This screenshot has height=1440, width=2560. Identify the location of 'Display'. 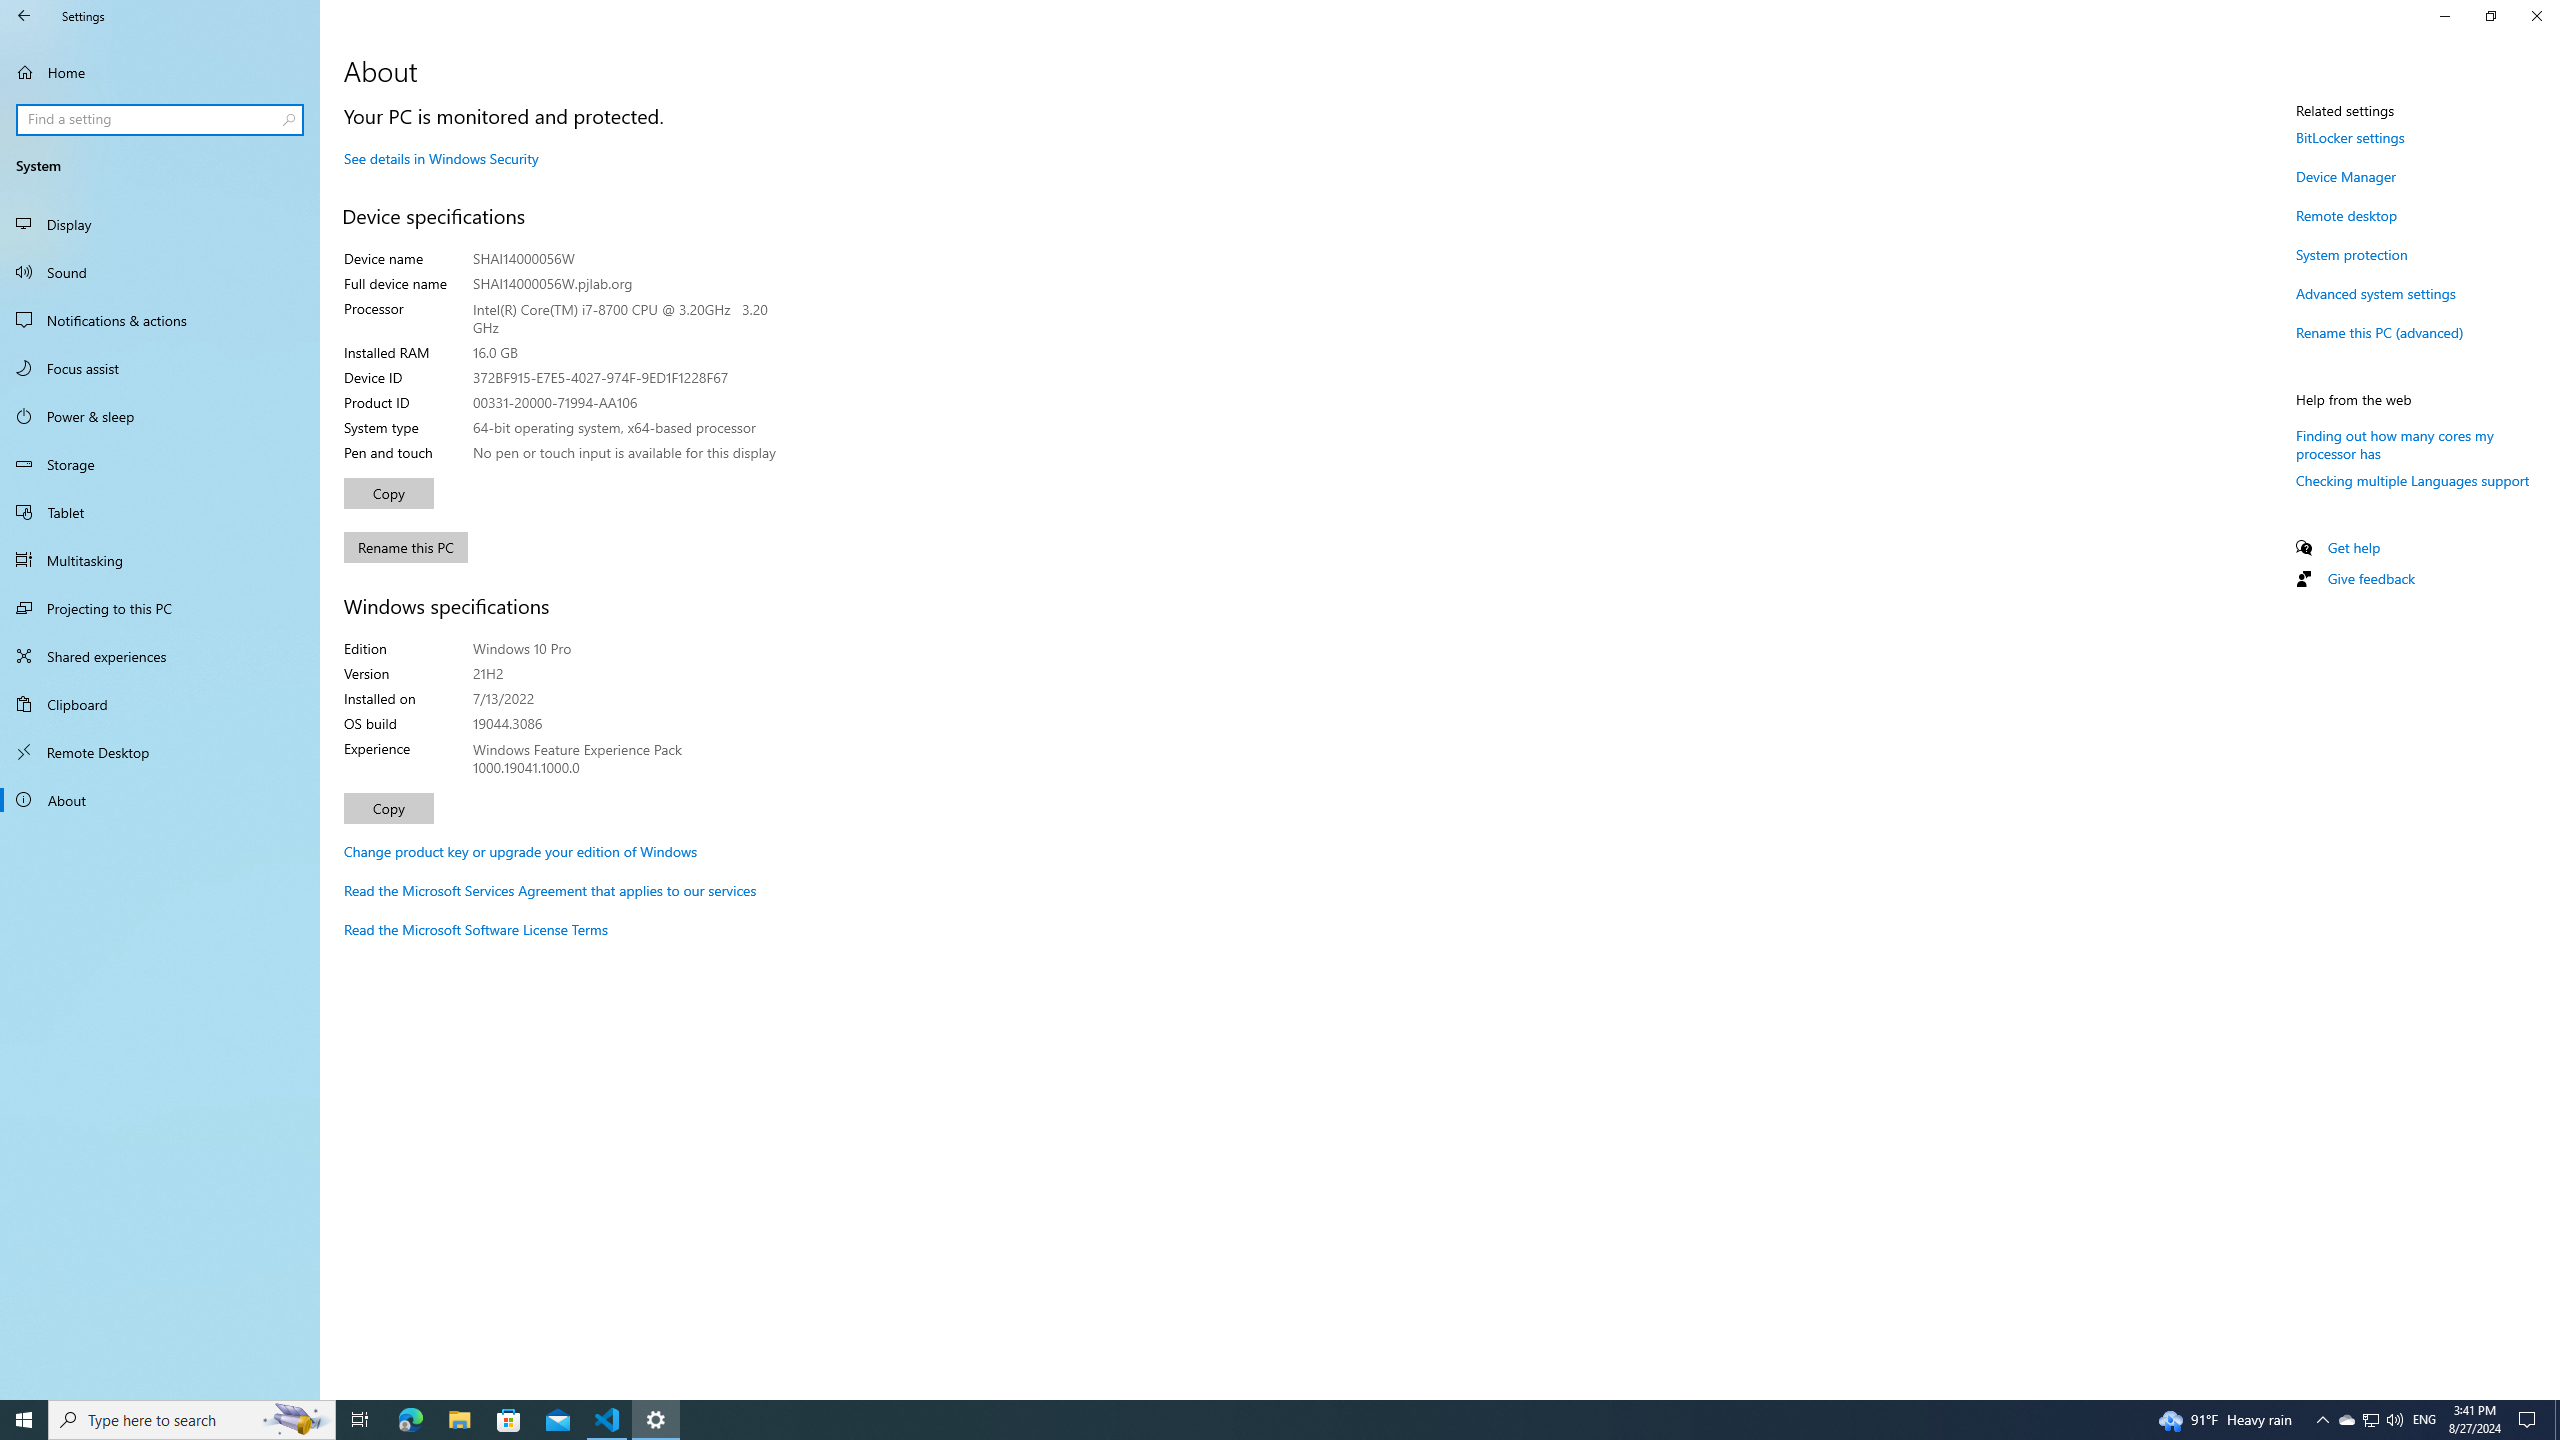
(159, 222).